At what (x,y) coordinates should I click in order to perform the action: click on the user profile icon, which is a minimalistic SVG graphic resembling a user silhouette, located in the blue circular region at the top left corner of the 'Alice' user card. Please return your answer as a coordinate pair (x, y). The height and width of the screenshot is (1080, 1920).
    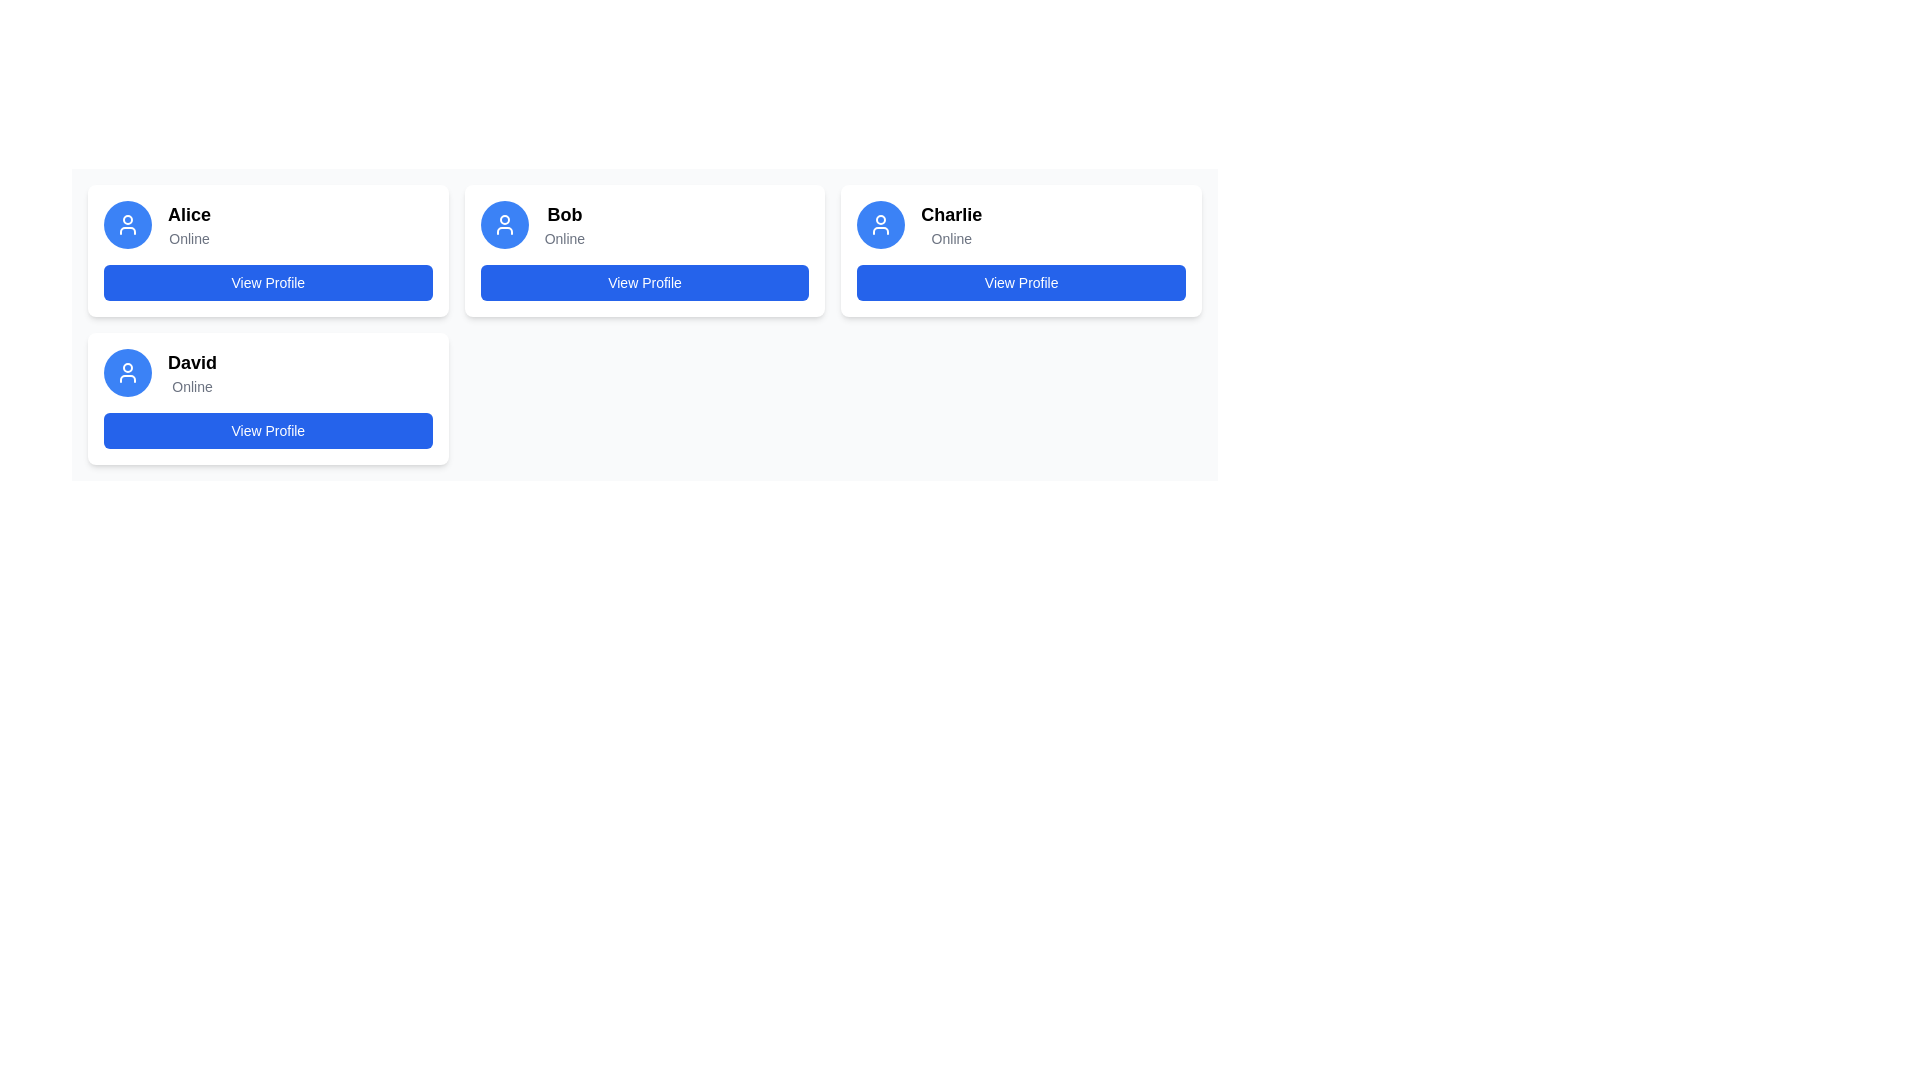
    Looking at the image, I should click on (127, 224).